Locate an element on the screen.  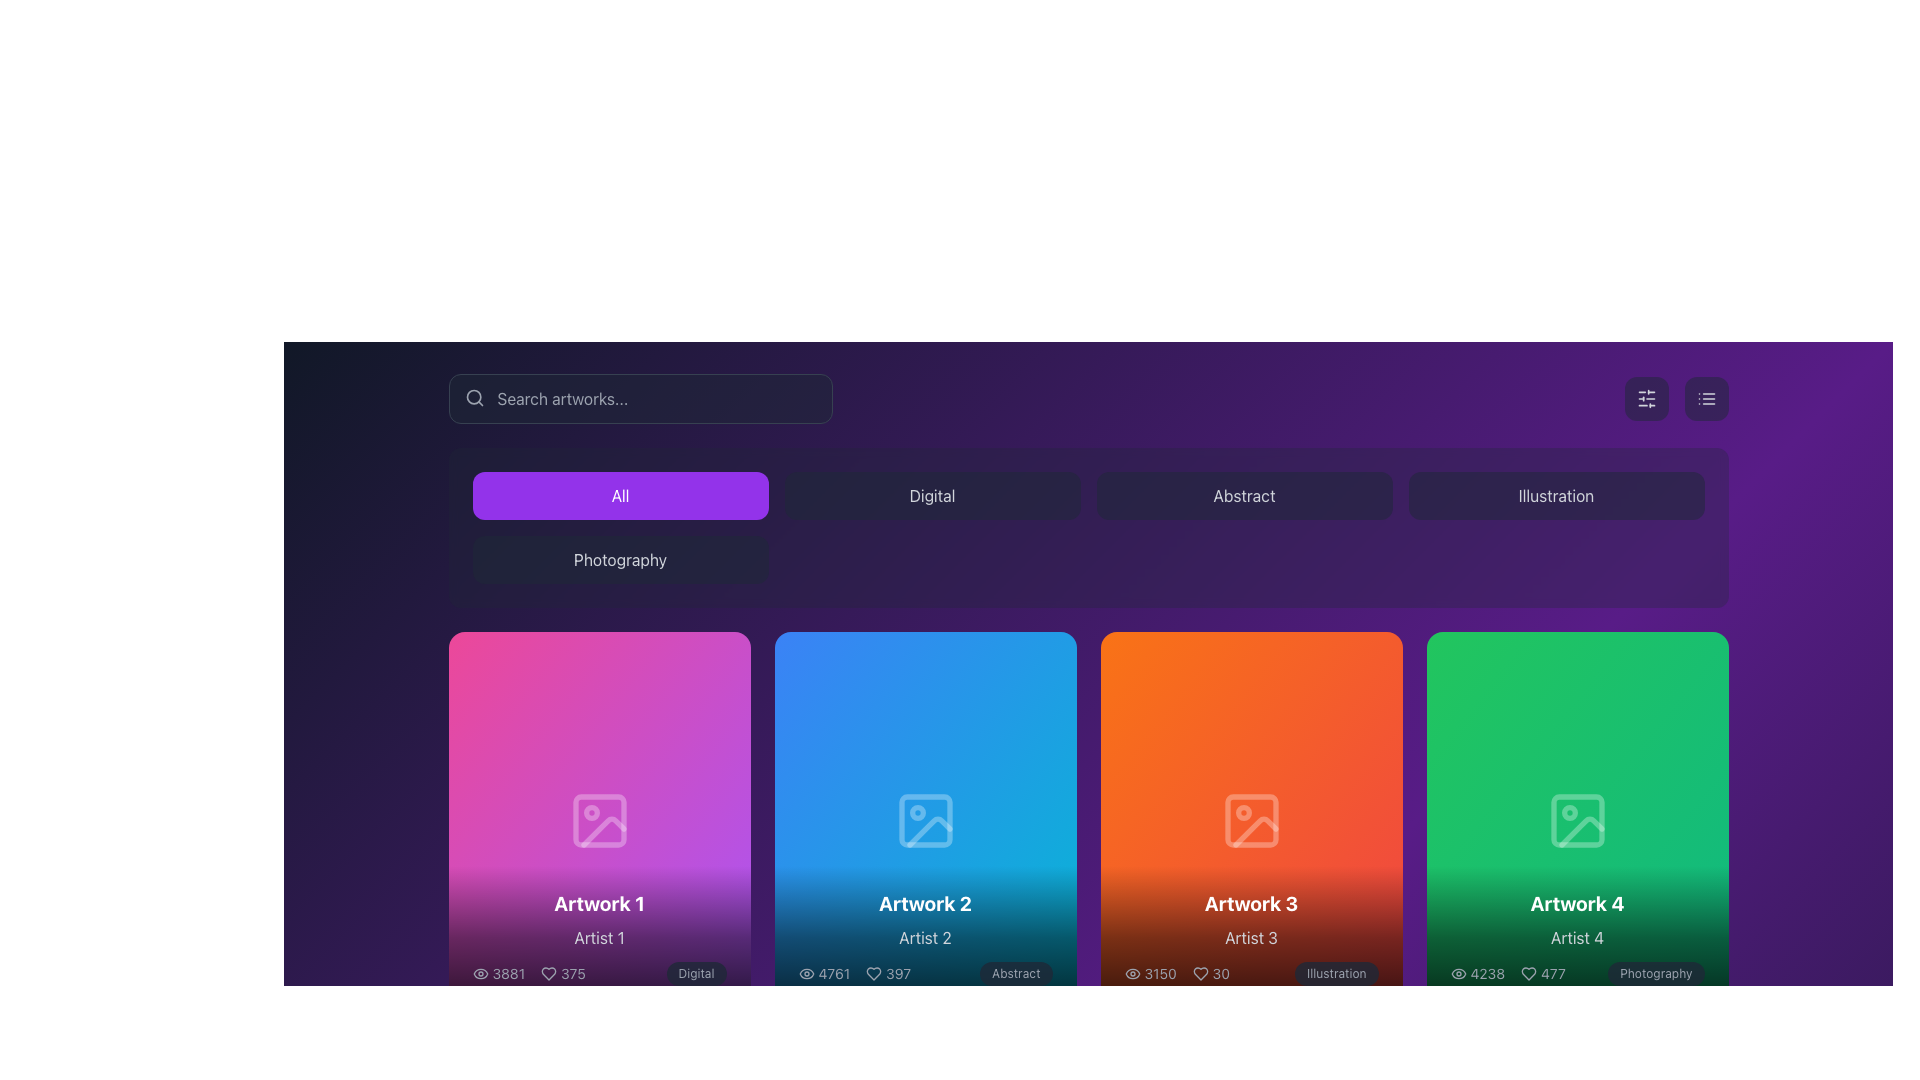
the download icon located in the upper right corner of the fourth artwork card, which is enclosed in a circular clickable region, to initiate a download is located at coordinates (1576, 820).